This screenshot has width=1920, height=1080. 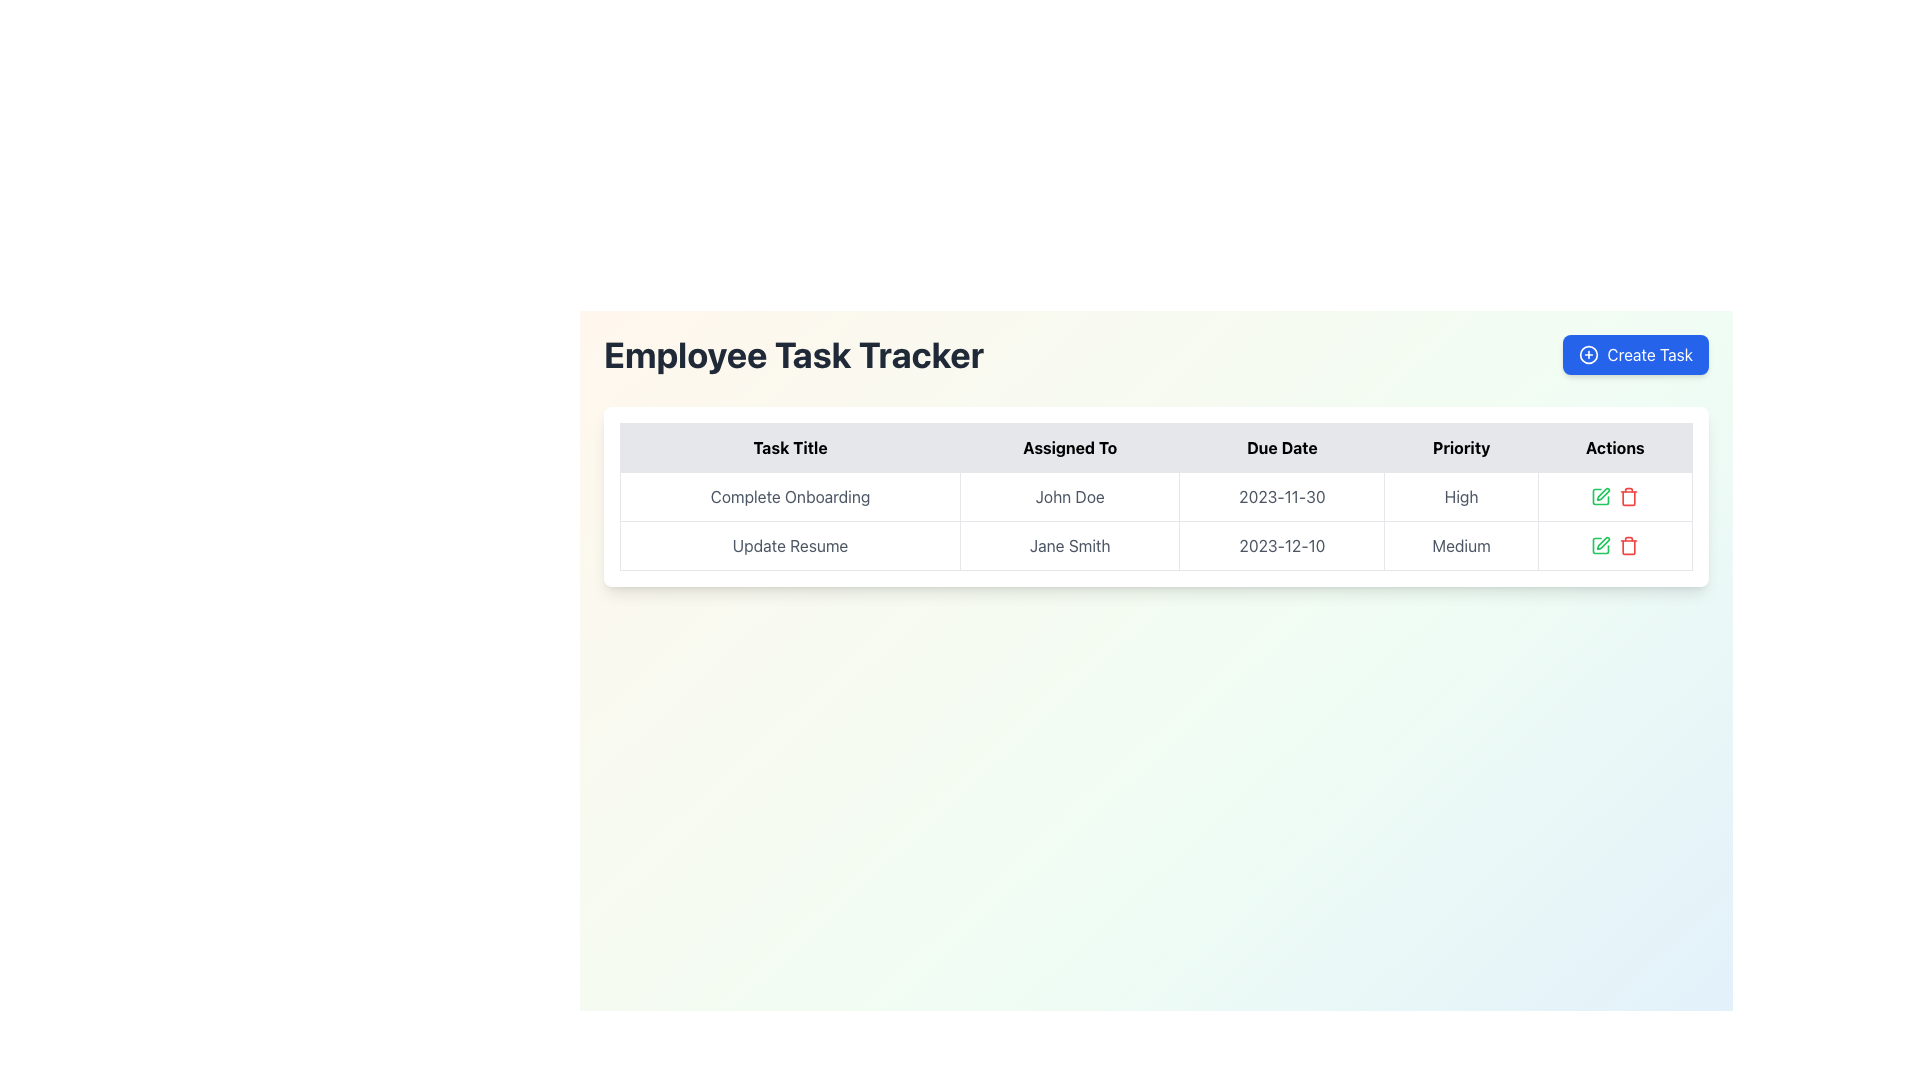 I want to click on the 'Due Date' text label in the first row of the task table for 'Complete Onboarding' assigned to 'John Doe', so click(x=1282, y=496).